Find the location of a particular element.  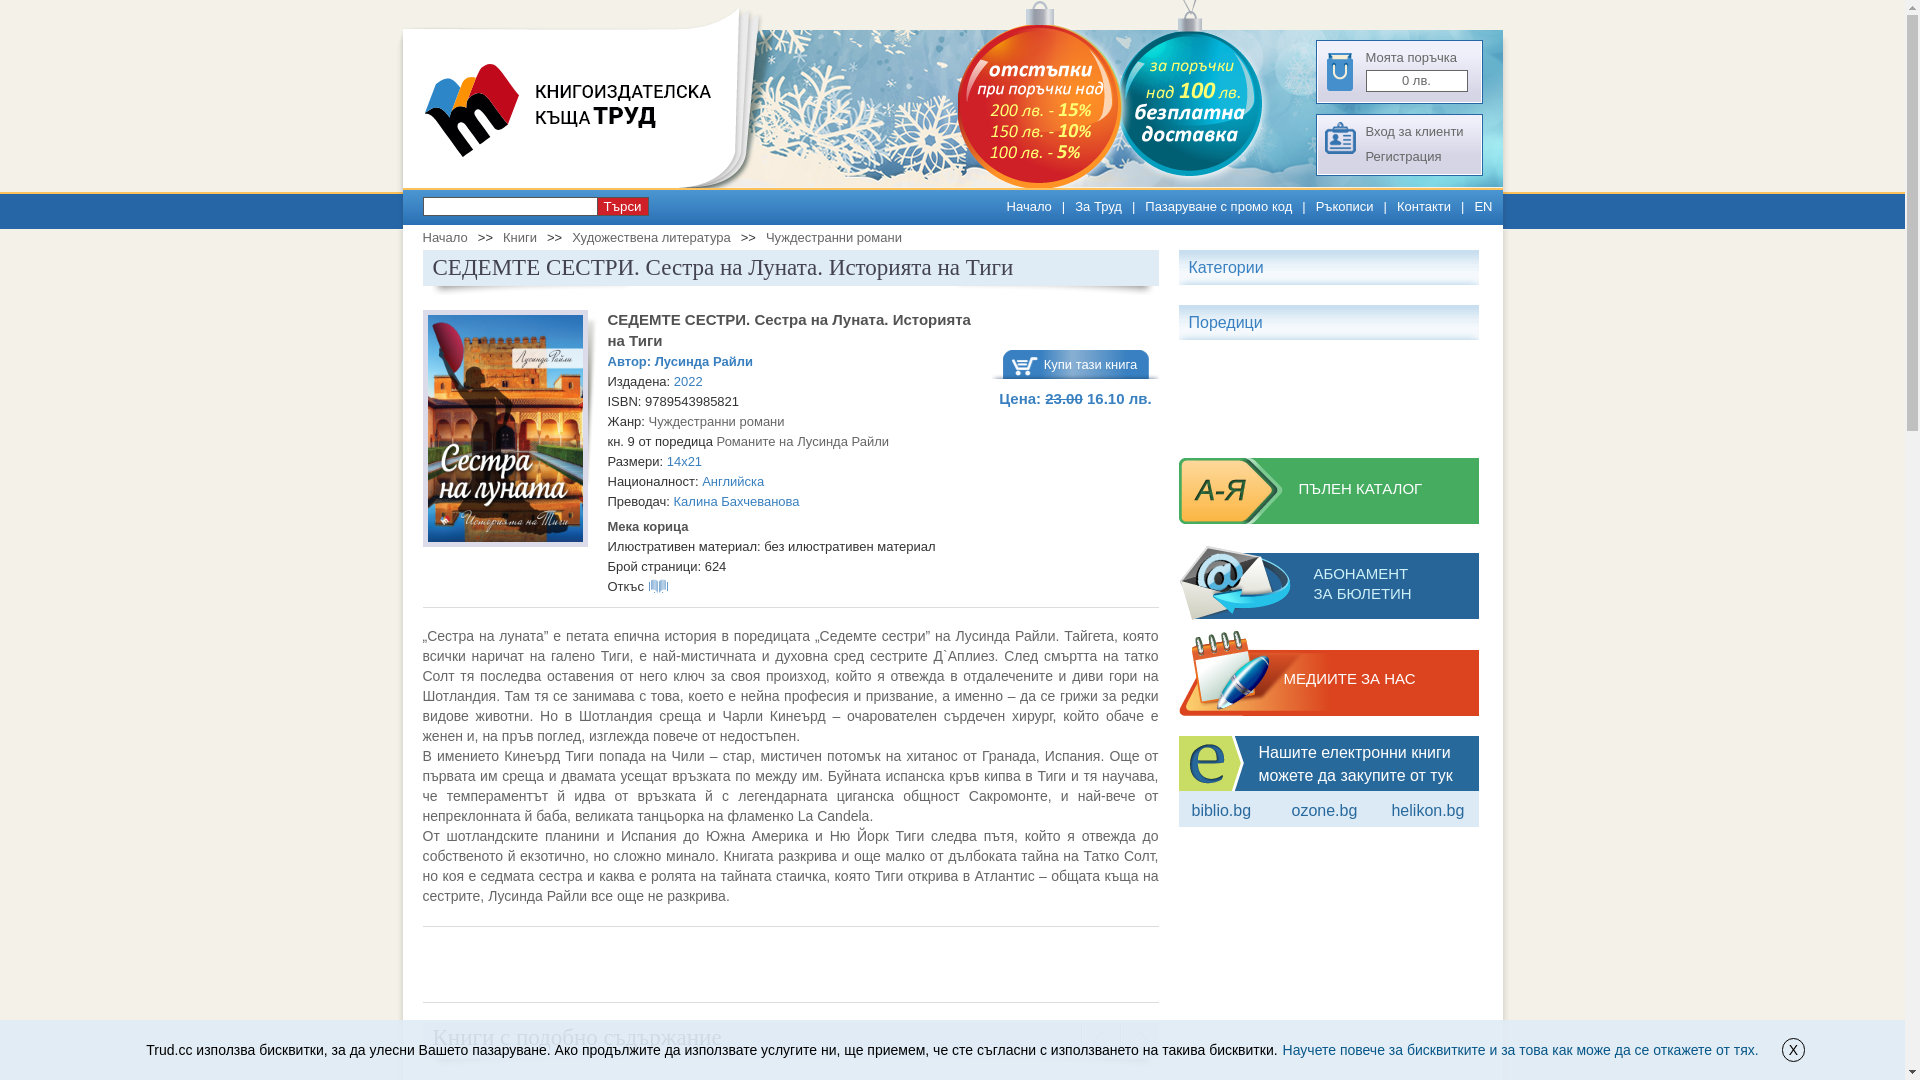

'biblio.bg' is located at coordinates (1221, 810).